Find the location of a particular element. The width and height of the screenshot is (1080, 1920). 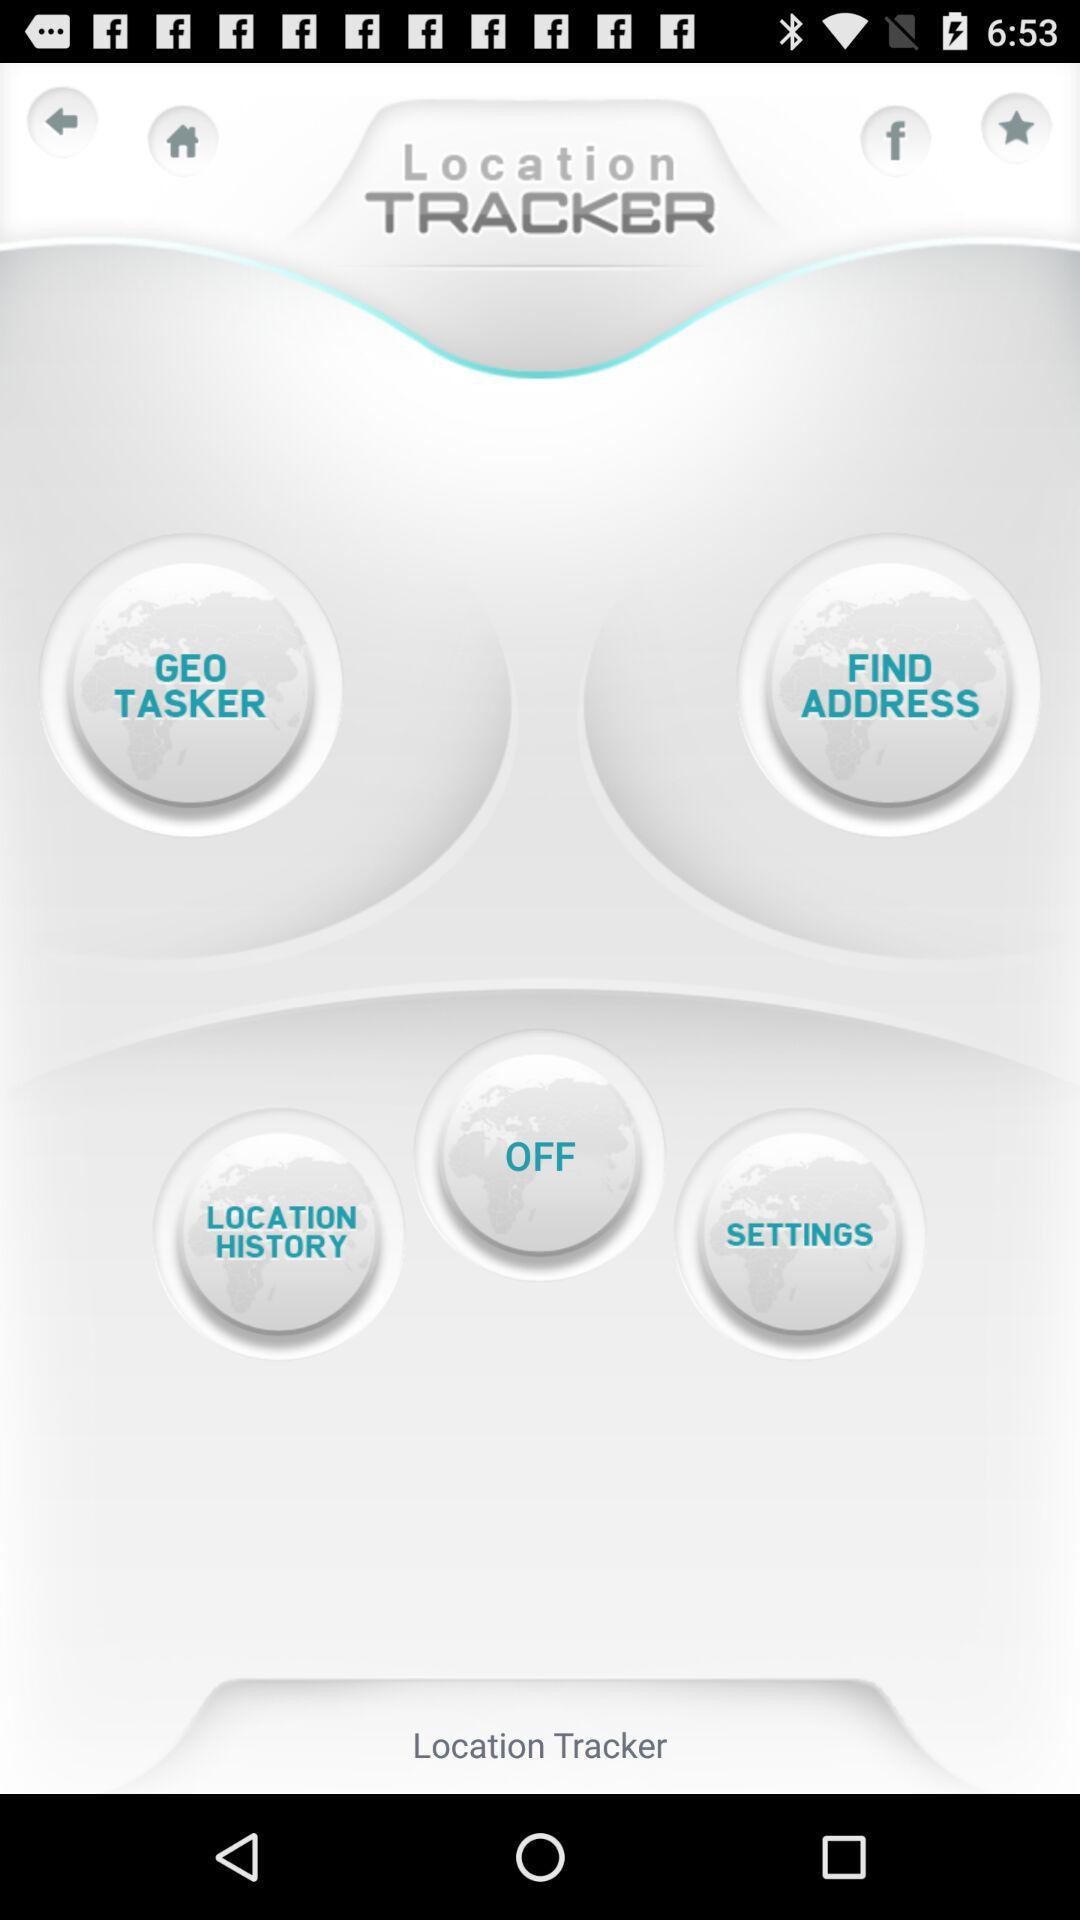

the home icon is located at coordinates (183, 150).